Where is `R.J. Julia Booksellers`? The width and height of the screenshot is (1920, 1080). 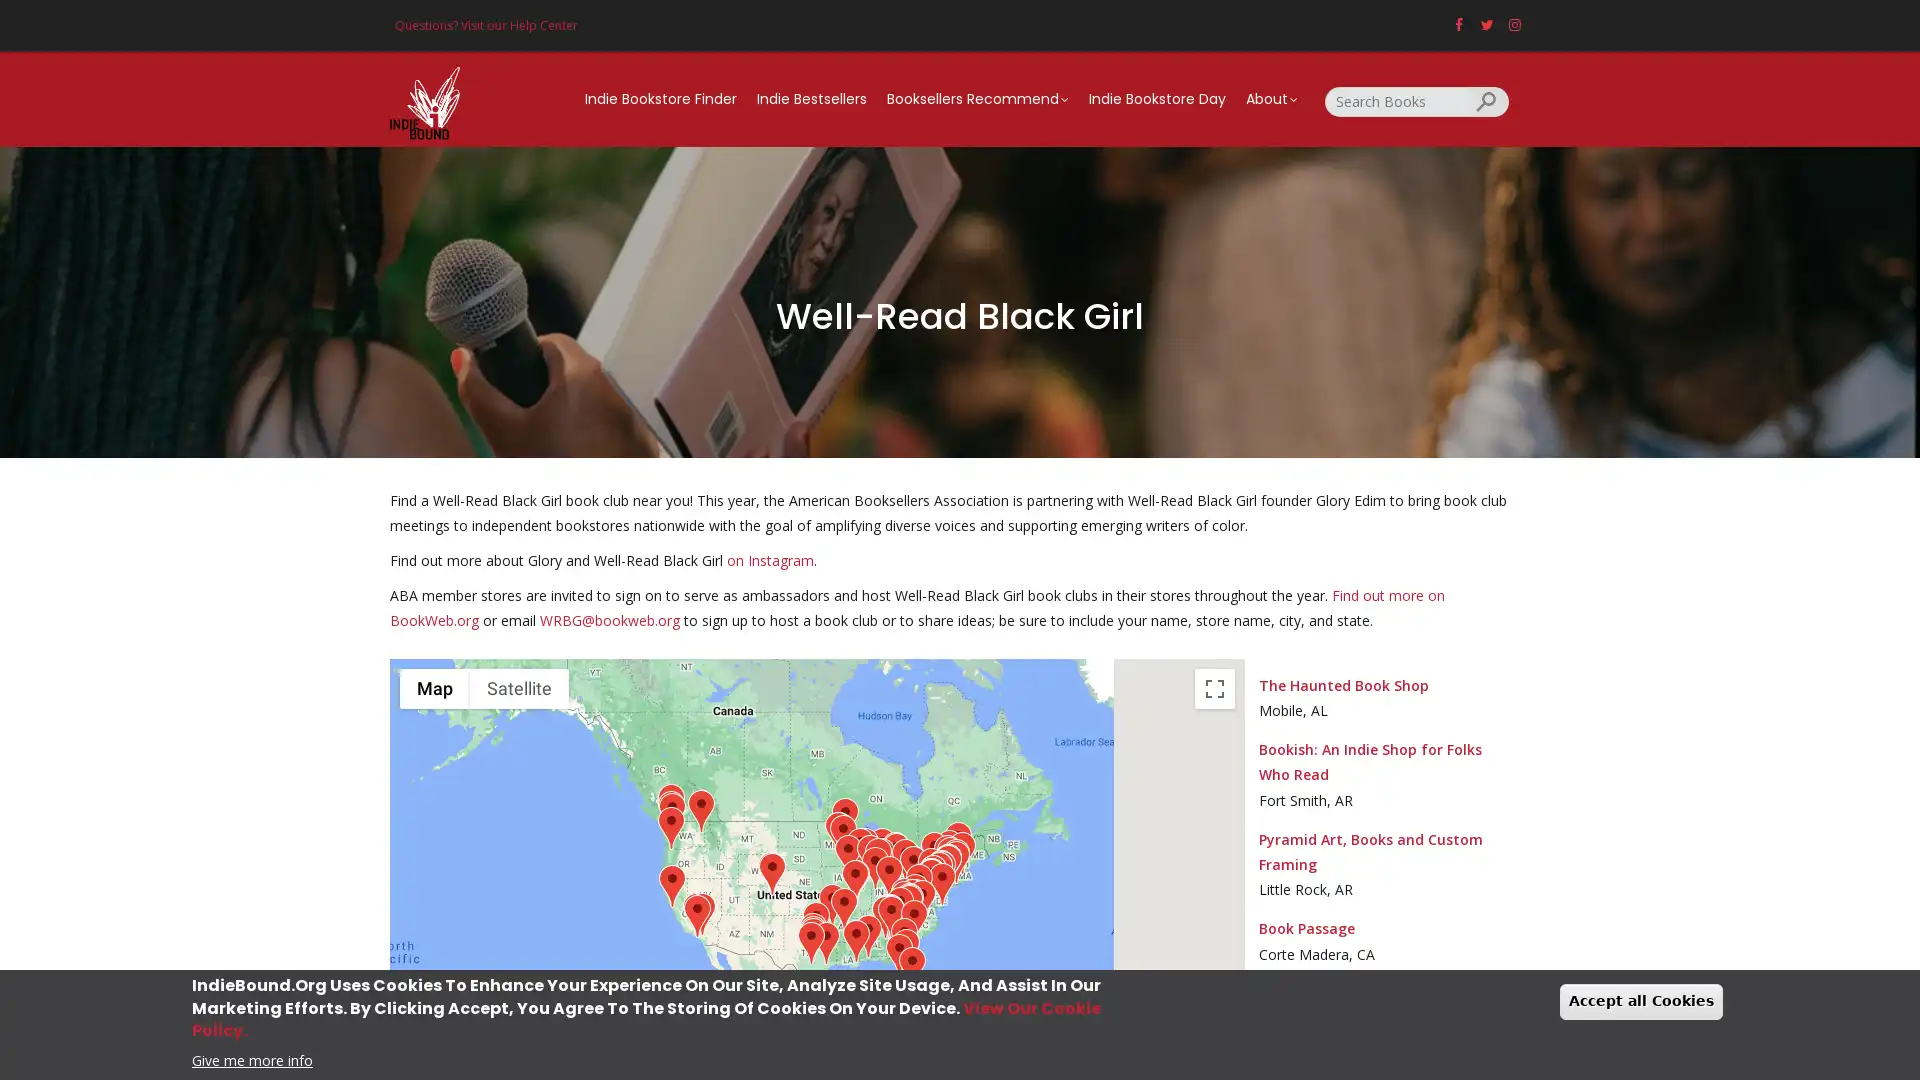 R.J. Julia Booksellers is located at coordinates (954, 860).